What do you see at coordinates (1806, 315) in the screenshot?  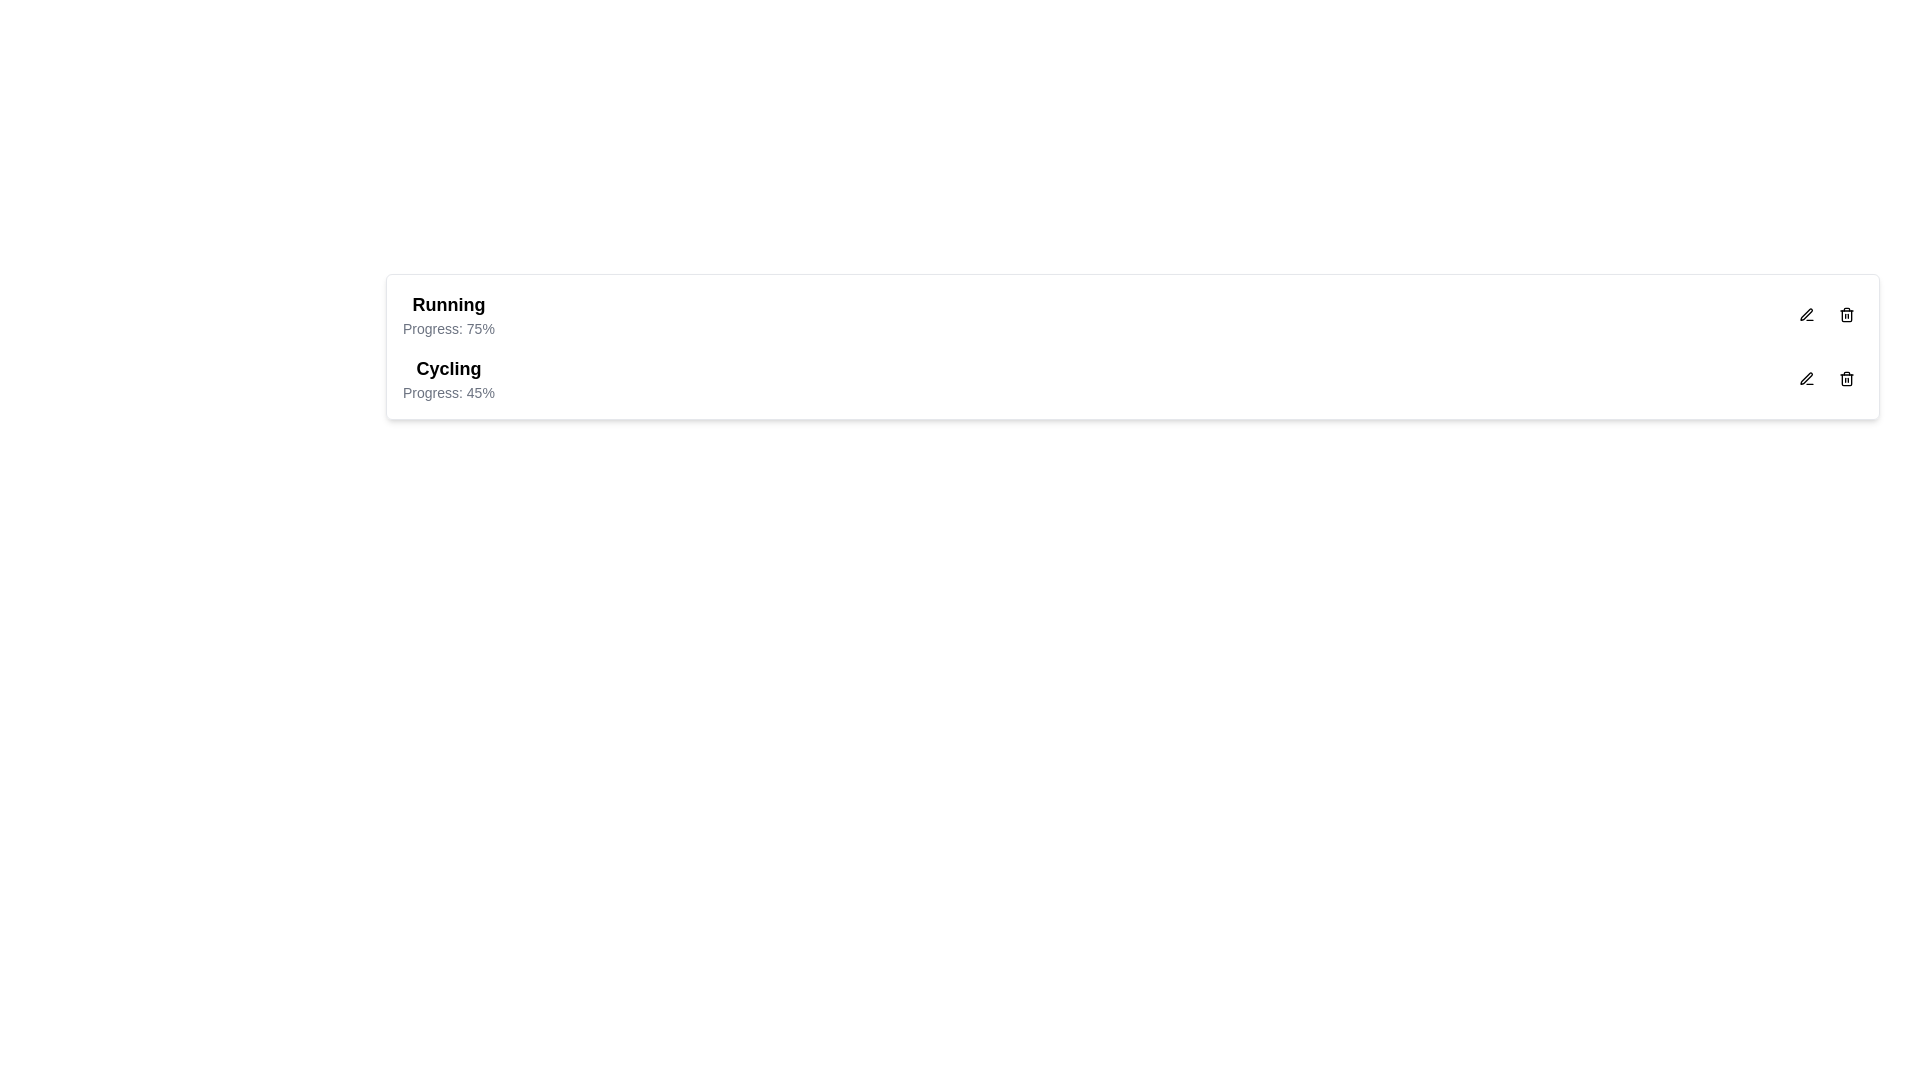 I see `the edit button located on the right side of the interface, in the second row of actionable icons` at bounding box center [1806, 315].